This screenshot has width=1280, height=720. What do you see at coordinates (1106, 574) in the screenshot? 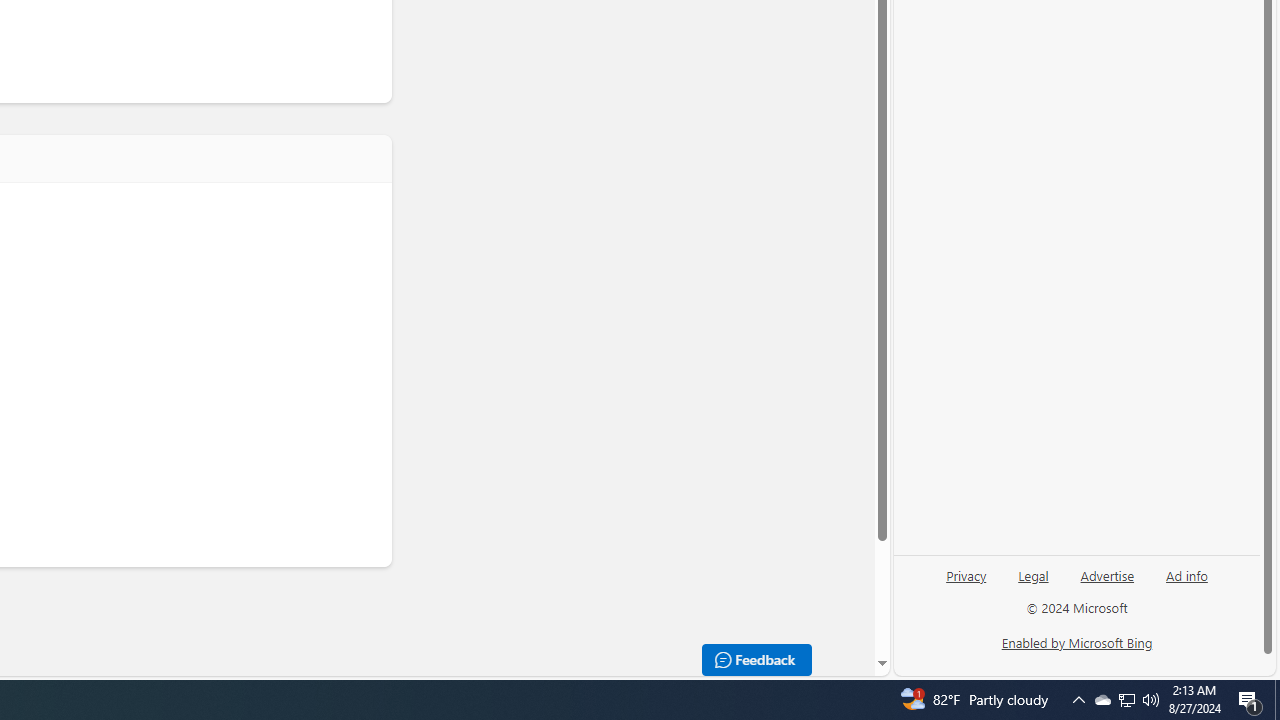
I see `'Advertise'` at bounding box center [1106, 574].